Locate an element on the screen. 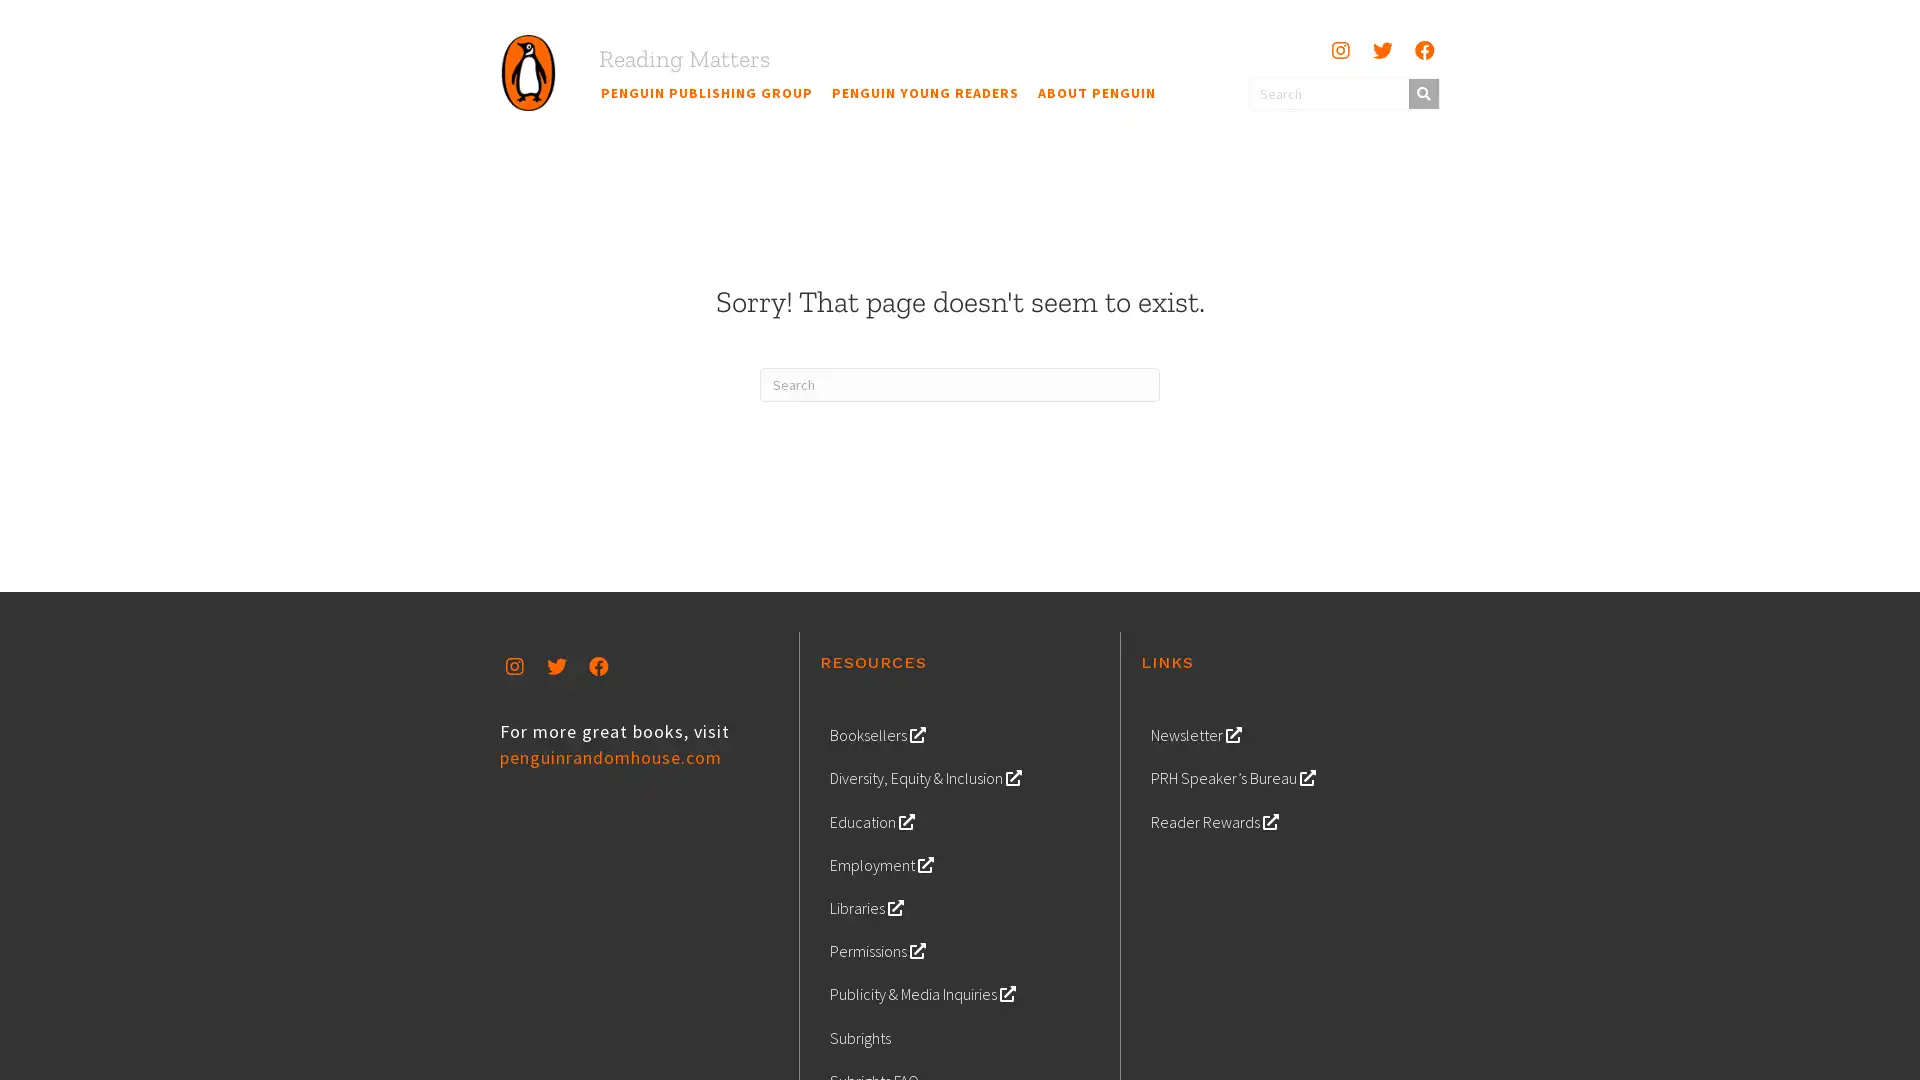  Instagram is located at coordinates (1339, 49).